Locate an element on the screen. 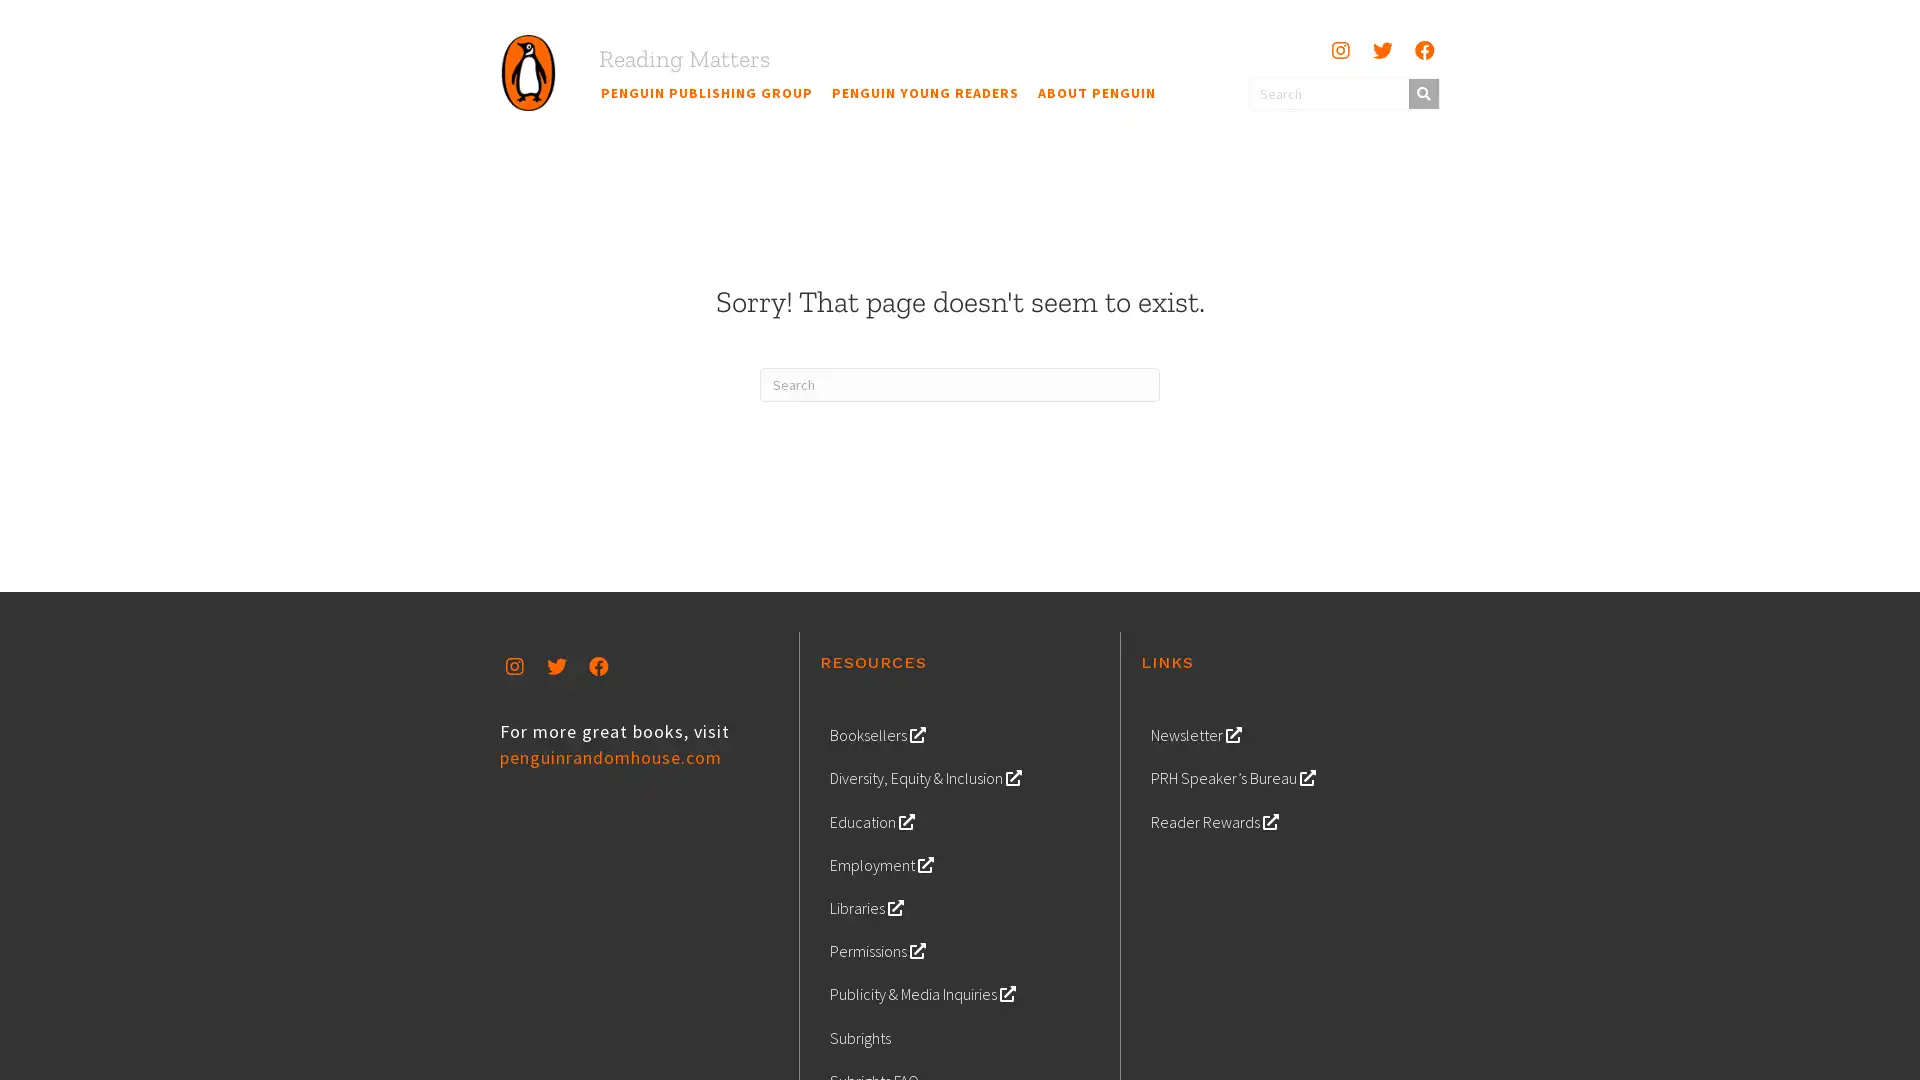  Instagram is located at coordinates (1339, 49).